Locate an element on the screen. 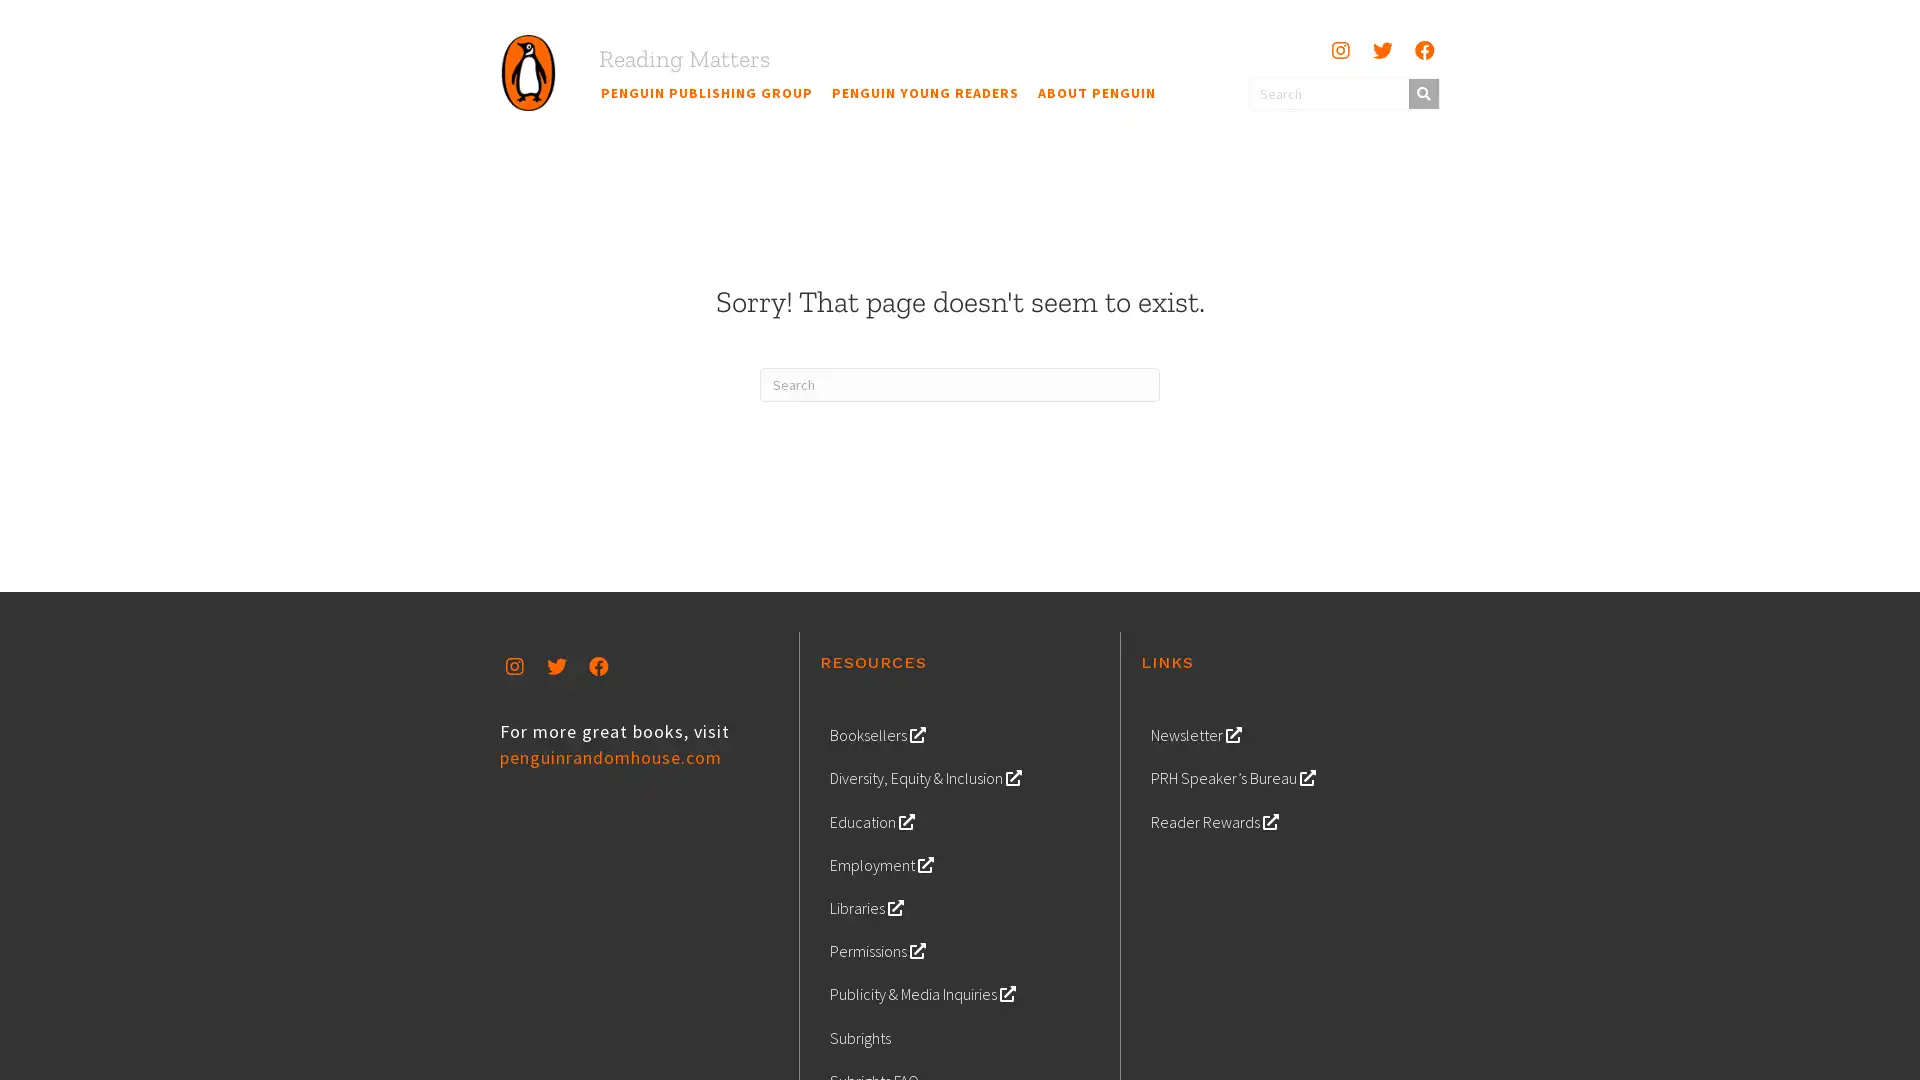  Instagram is located at coordinates (1339, 49).